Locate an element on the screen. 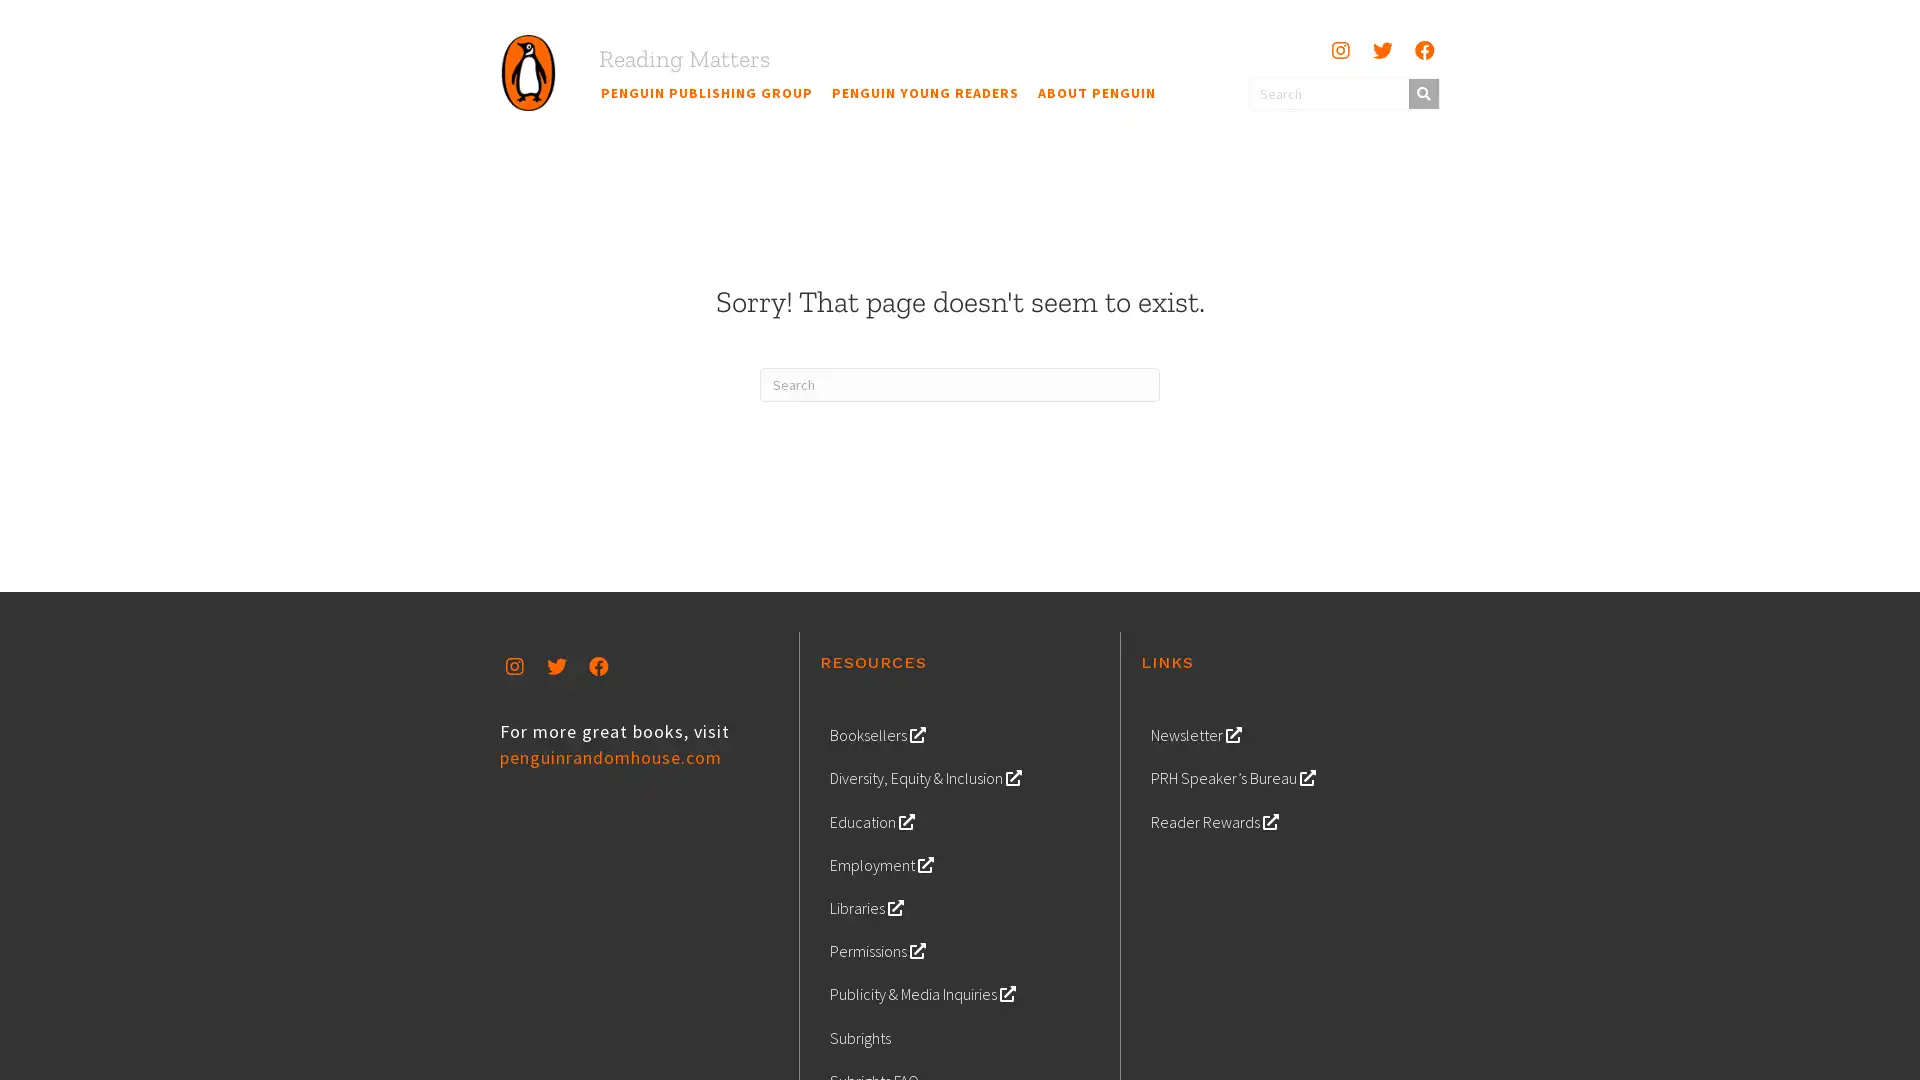  Instagram is located at coordinates (1339, 49).